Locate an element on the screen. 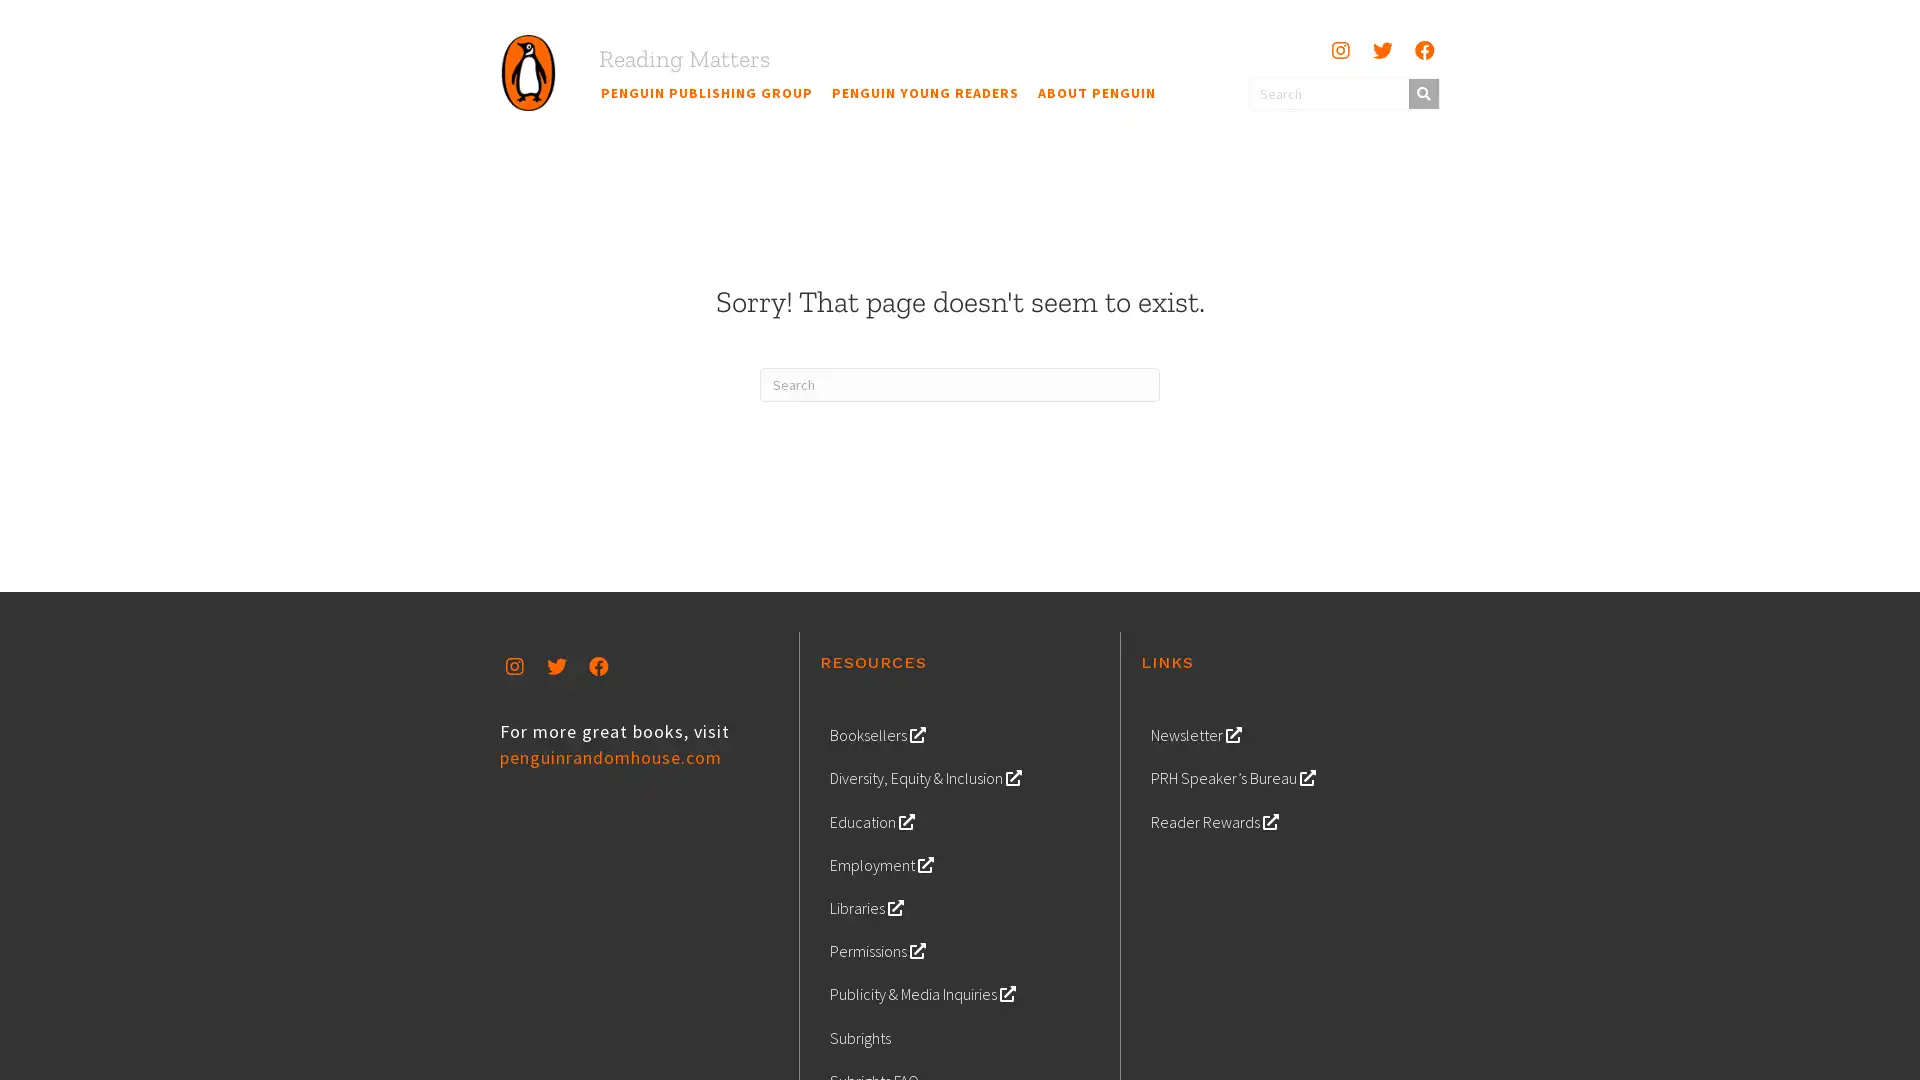  Instagram is located at coordinates (1339, 49).